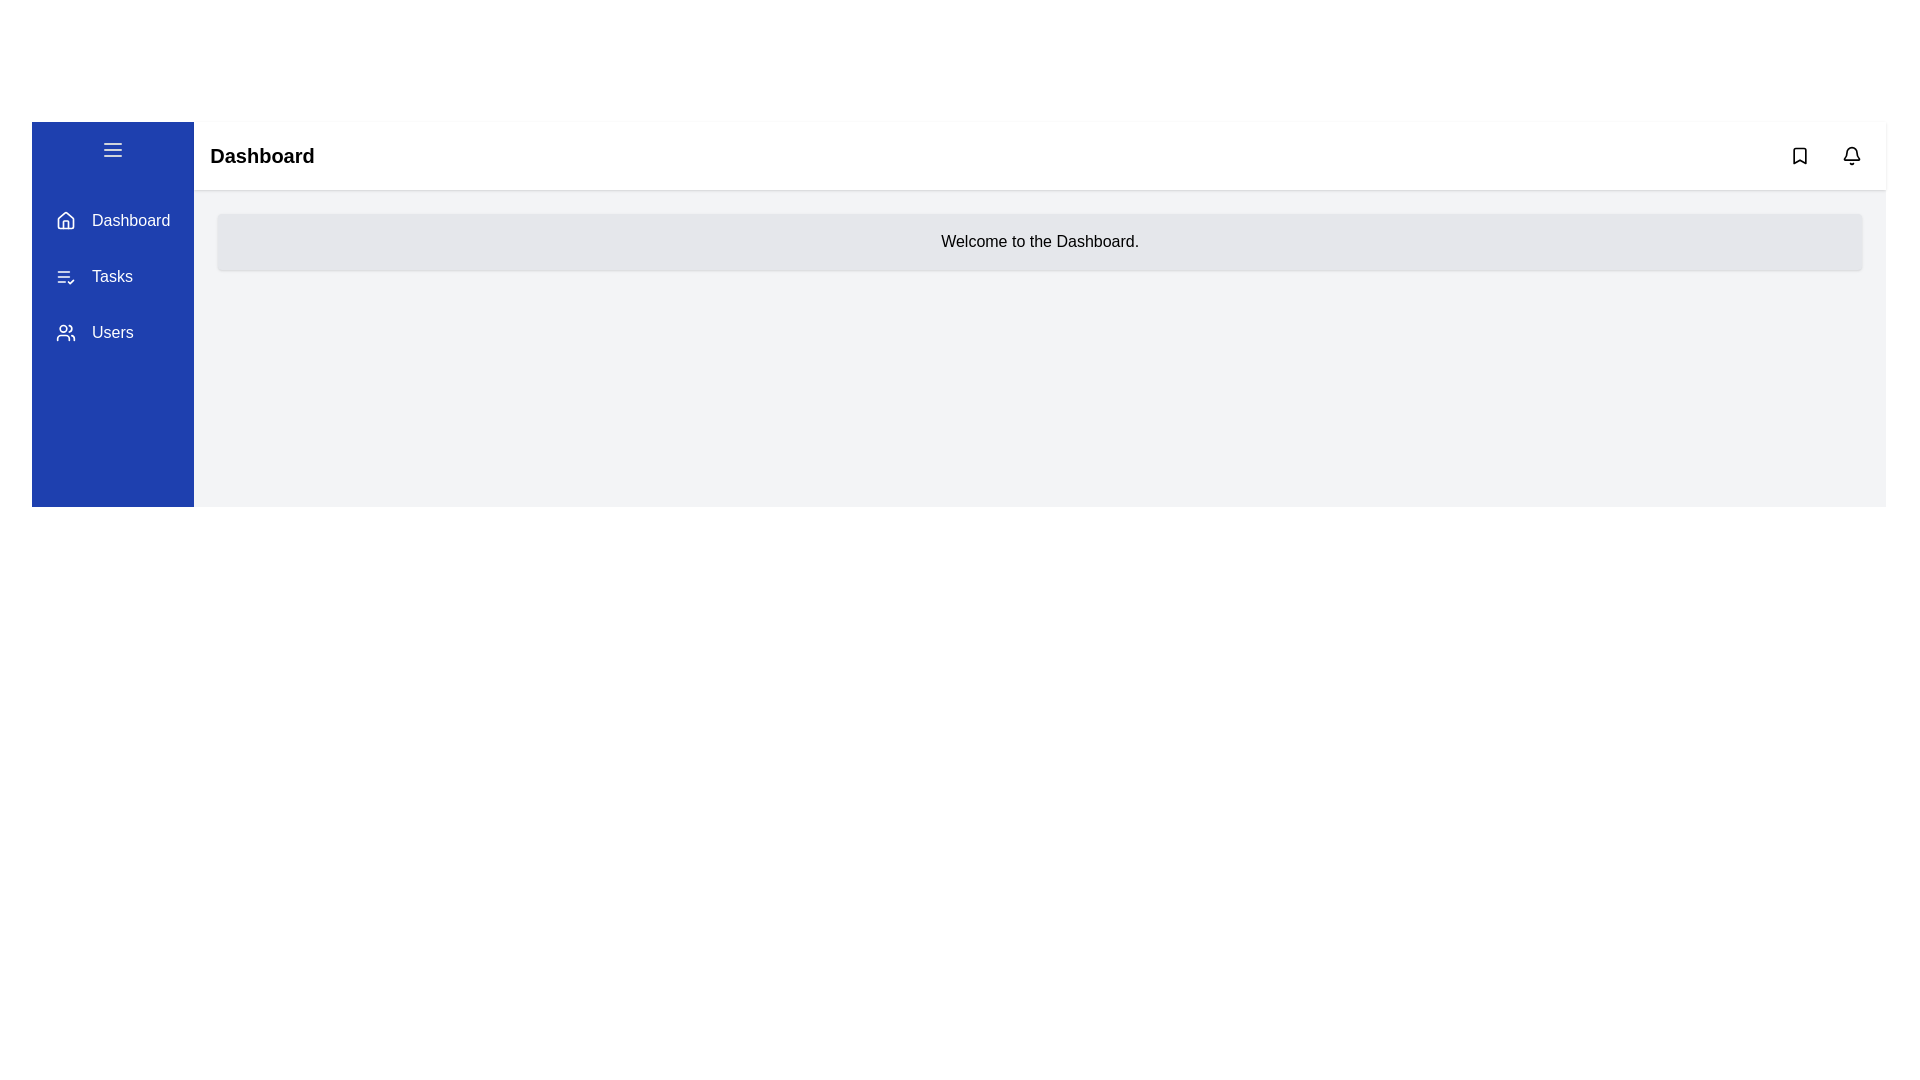 This screenshot has width=1920, height=1080. Describe the element at coordinates (1800, 154) in the screenshot. I see `the bookmark icon located in the rightmost section of the top navigation bar` at that location.